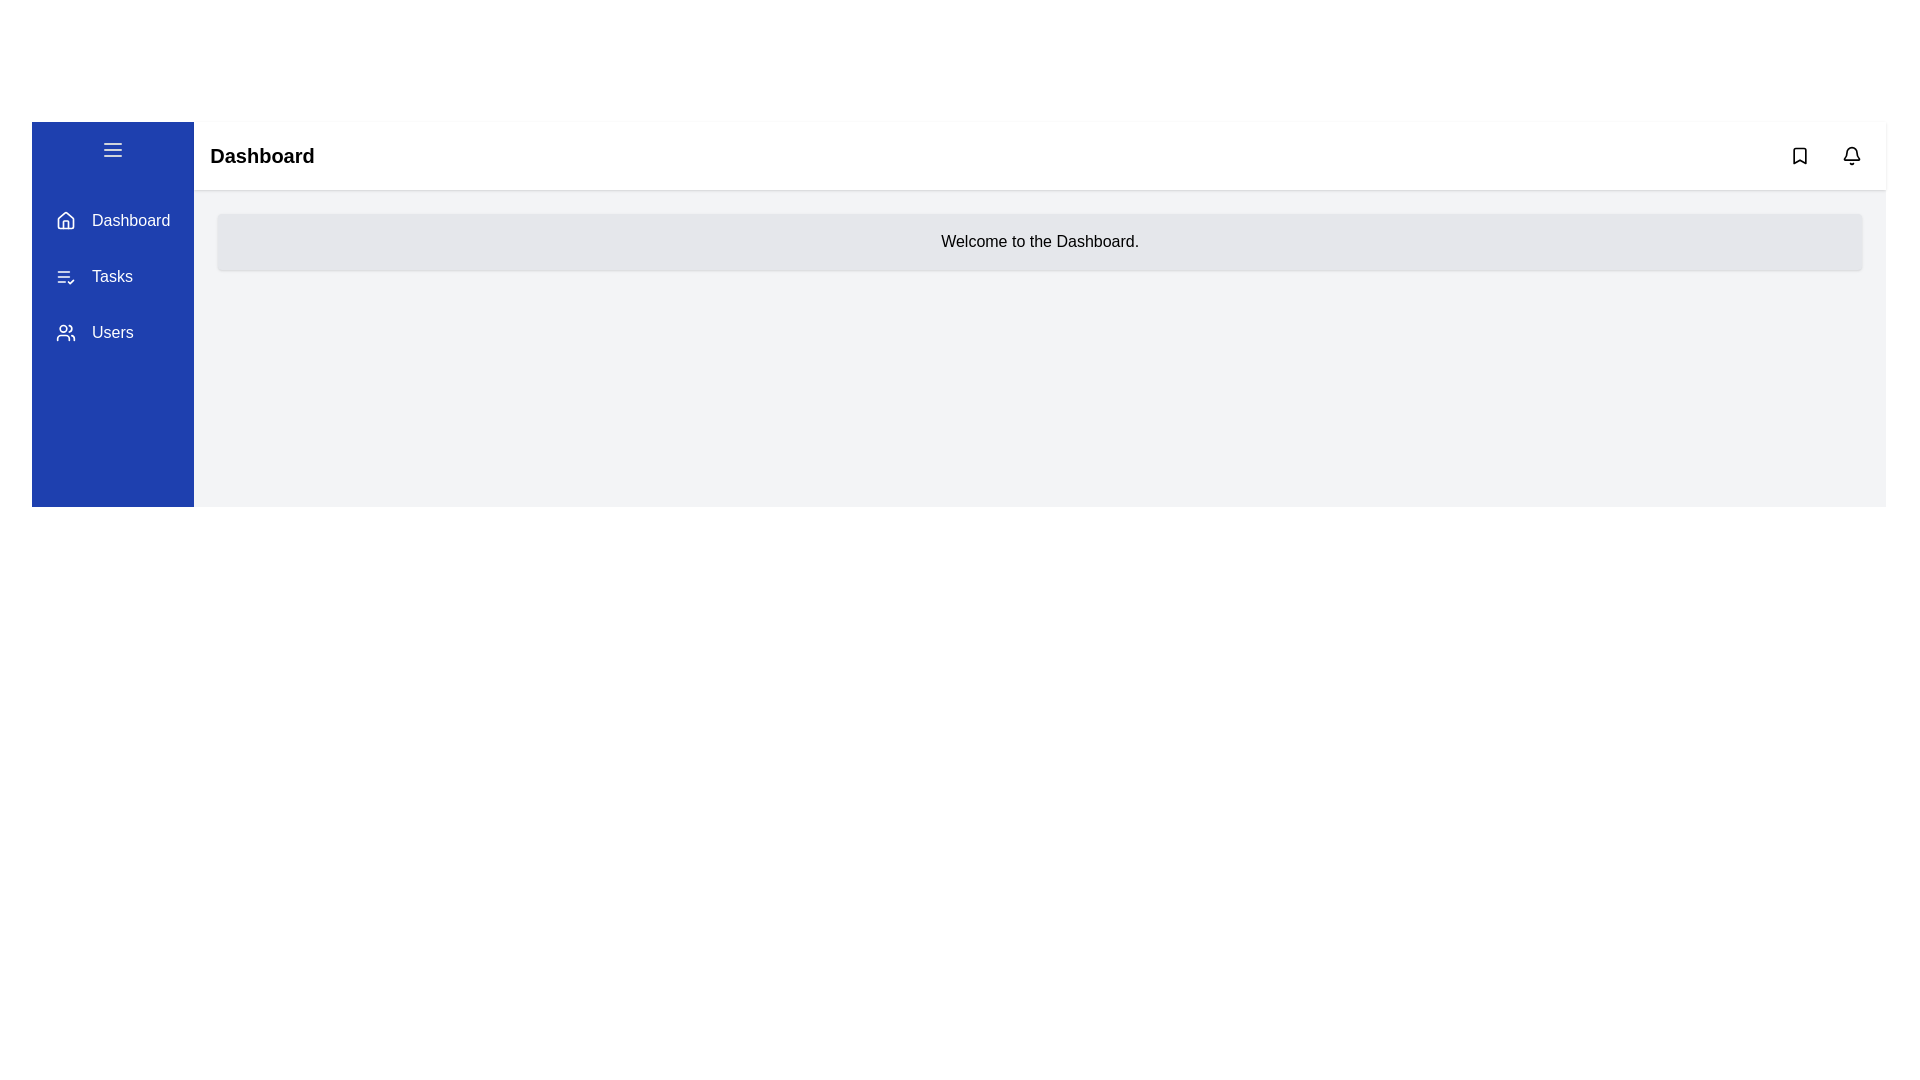 This screenshot has width=1920, height=1080. Describe the element at coordinates (1800, 154) in the screenshot. I see `the bookmark icon located in the rightmost section of the top navigation bar` at that location.